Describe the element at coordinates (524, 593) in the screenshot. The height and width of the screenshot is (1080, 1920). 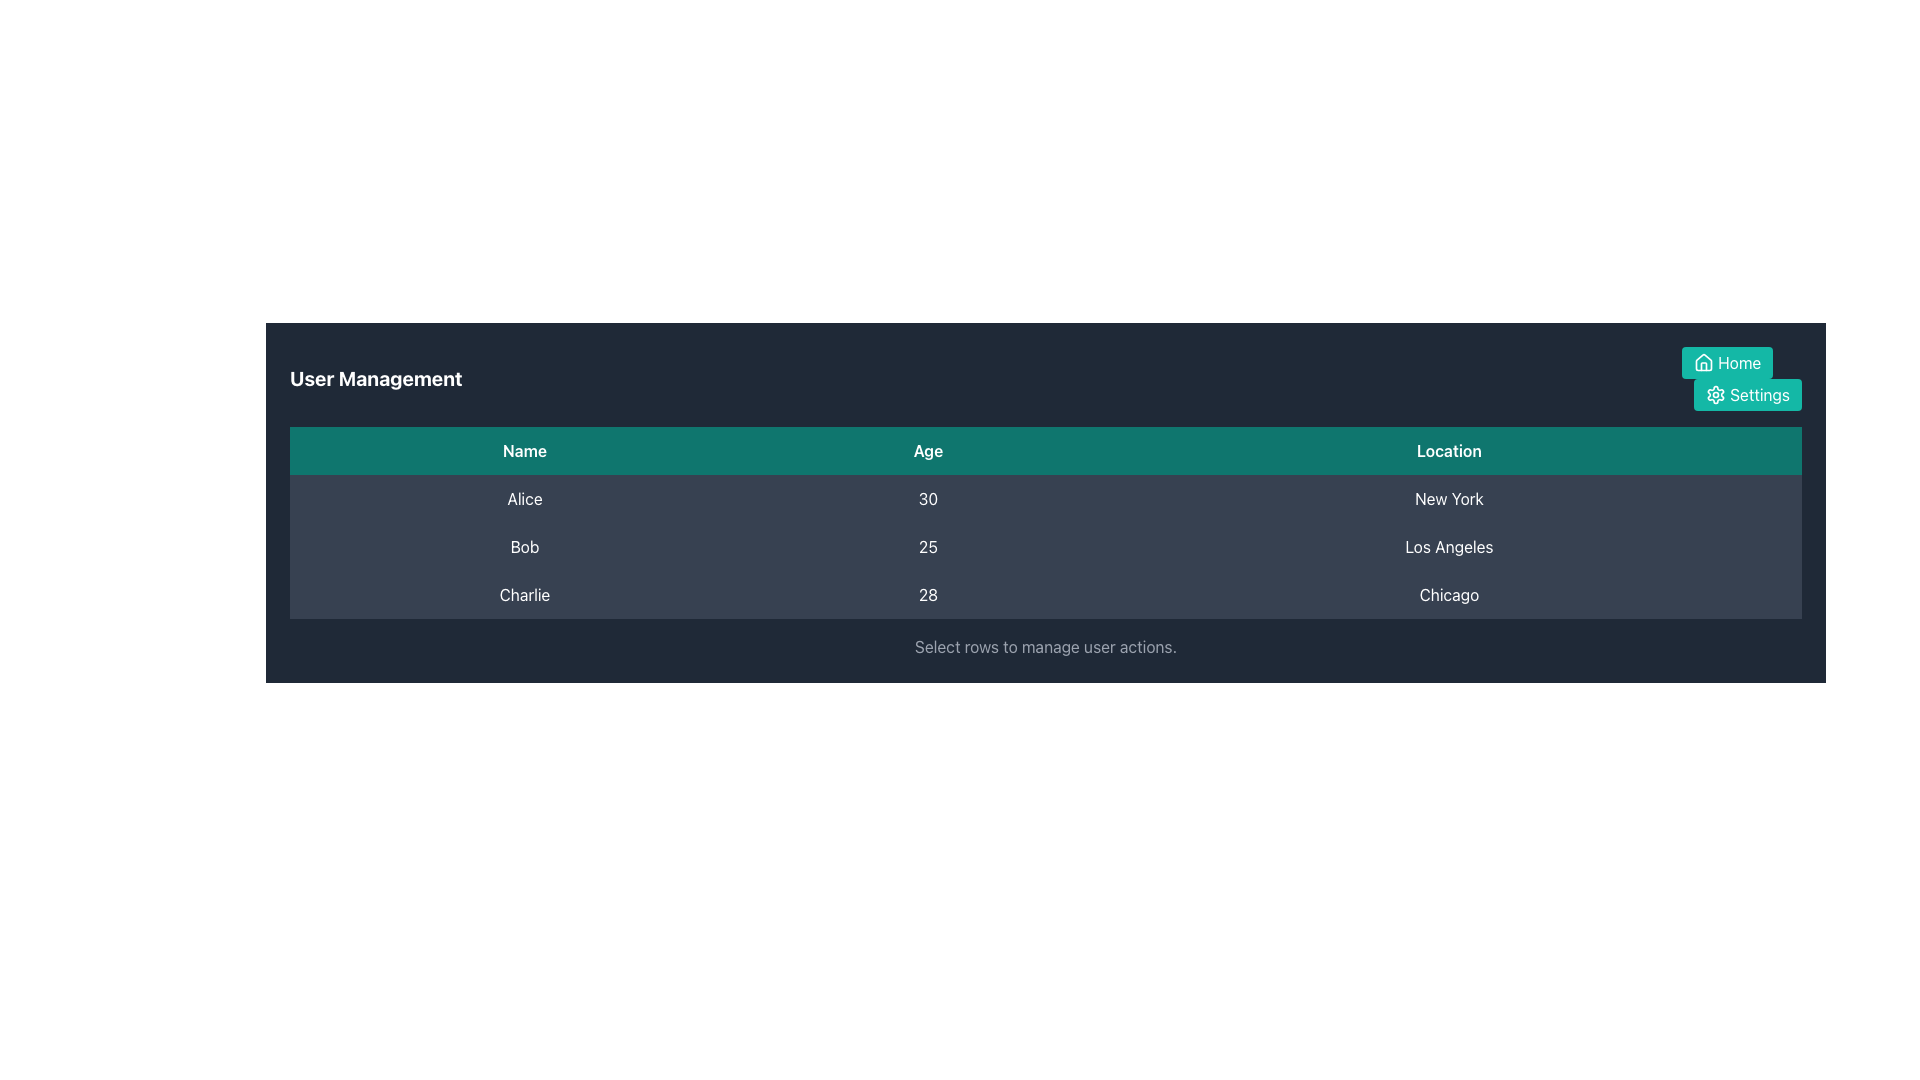
I see `text content of the label displaying 'Charlie', which is located in the leftmost column of the third row under the 'Name' column with a dark background and white font` at that location.